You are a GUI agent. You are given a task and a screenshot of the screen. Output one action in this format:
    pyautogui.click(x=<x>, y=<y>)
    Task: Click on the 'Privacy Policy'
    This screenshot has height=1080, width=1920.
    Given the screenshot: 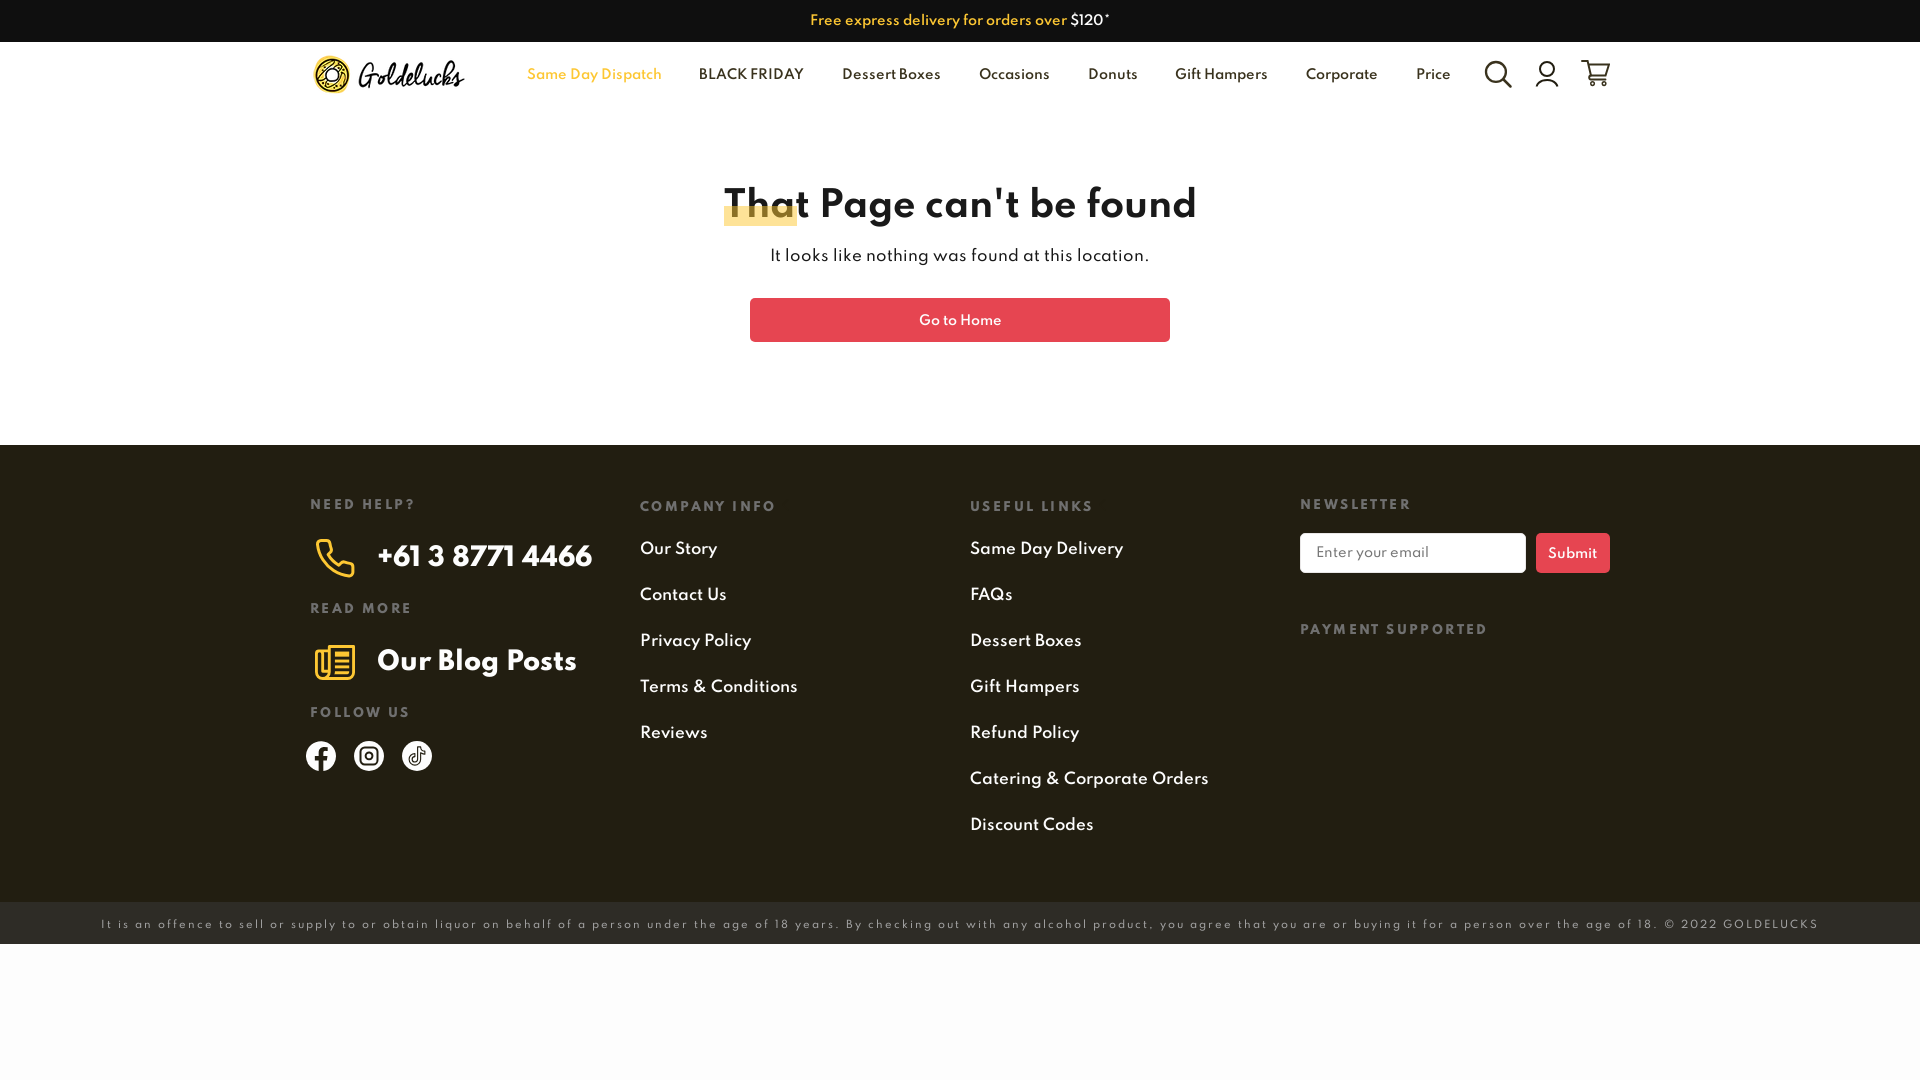 What is the action you would take?
    pyautogui.click(x=695, y=640)
    